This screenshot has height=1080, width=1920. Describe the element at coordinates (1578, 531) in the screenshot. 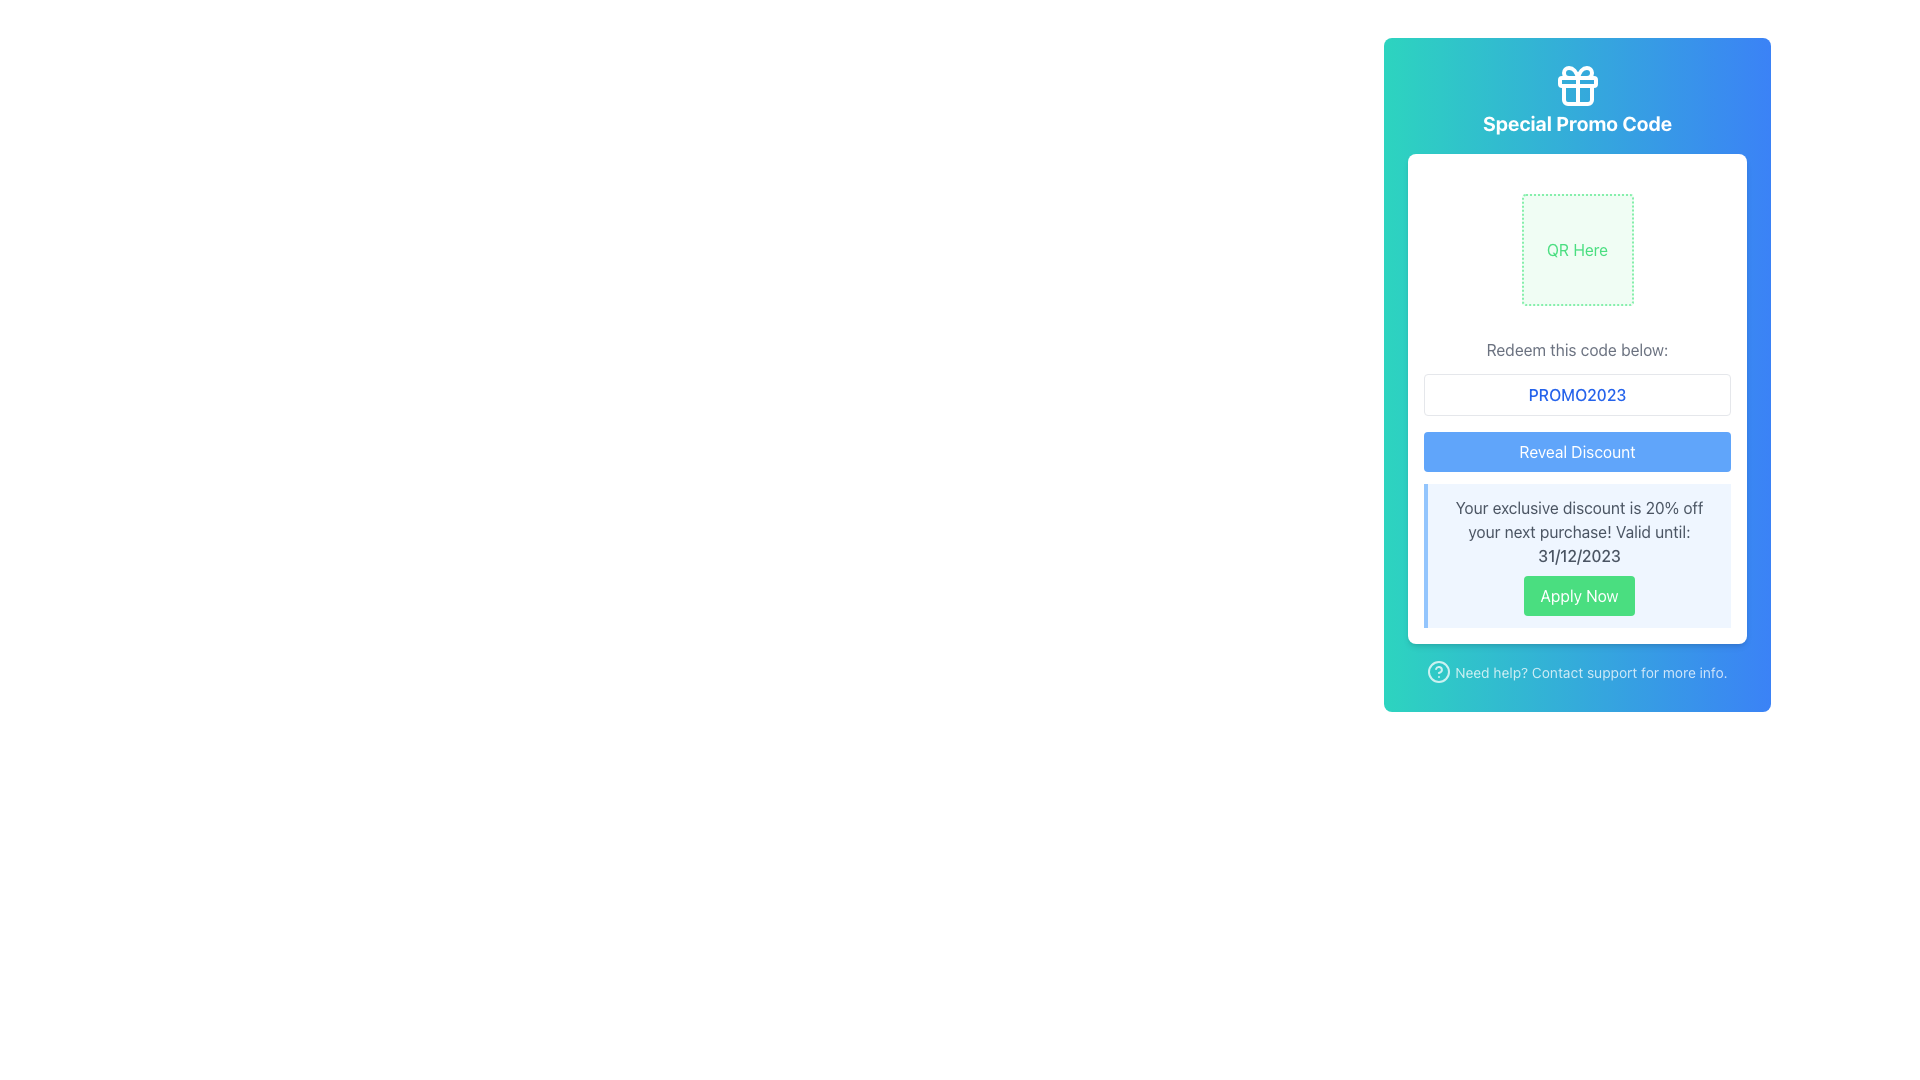

I see `promotional text block displaying 'Your exclusive discount is 20% off your next purchase!' and 'Valid until: 31/12/2023', located near the bottom of the panel above the 'Apply Now' button` at that location.